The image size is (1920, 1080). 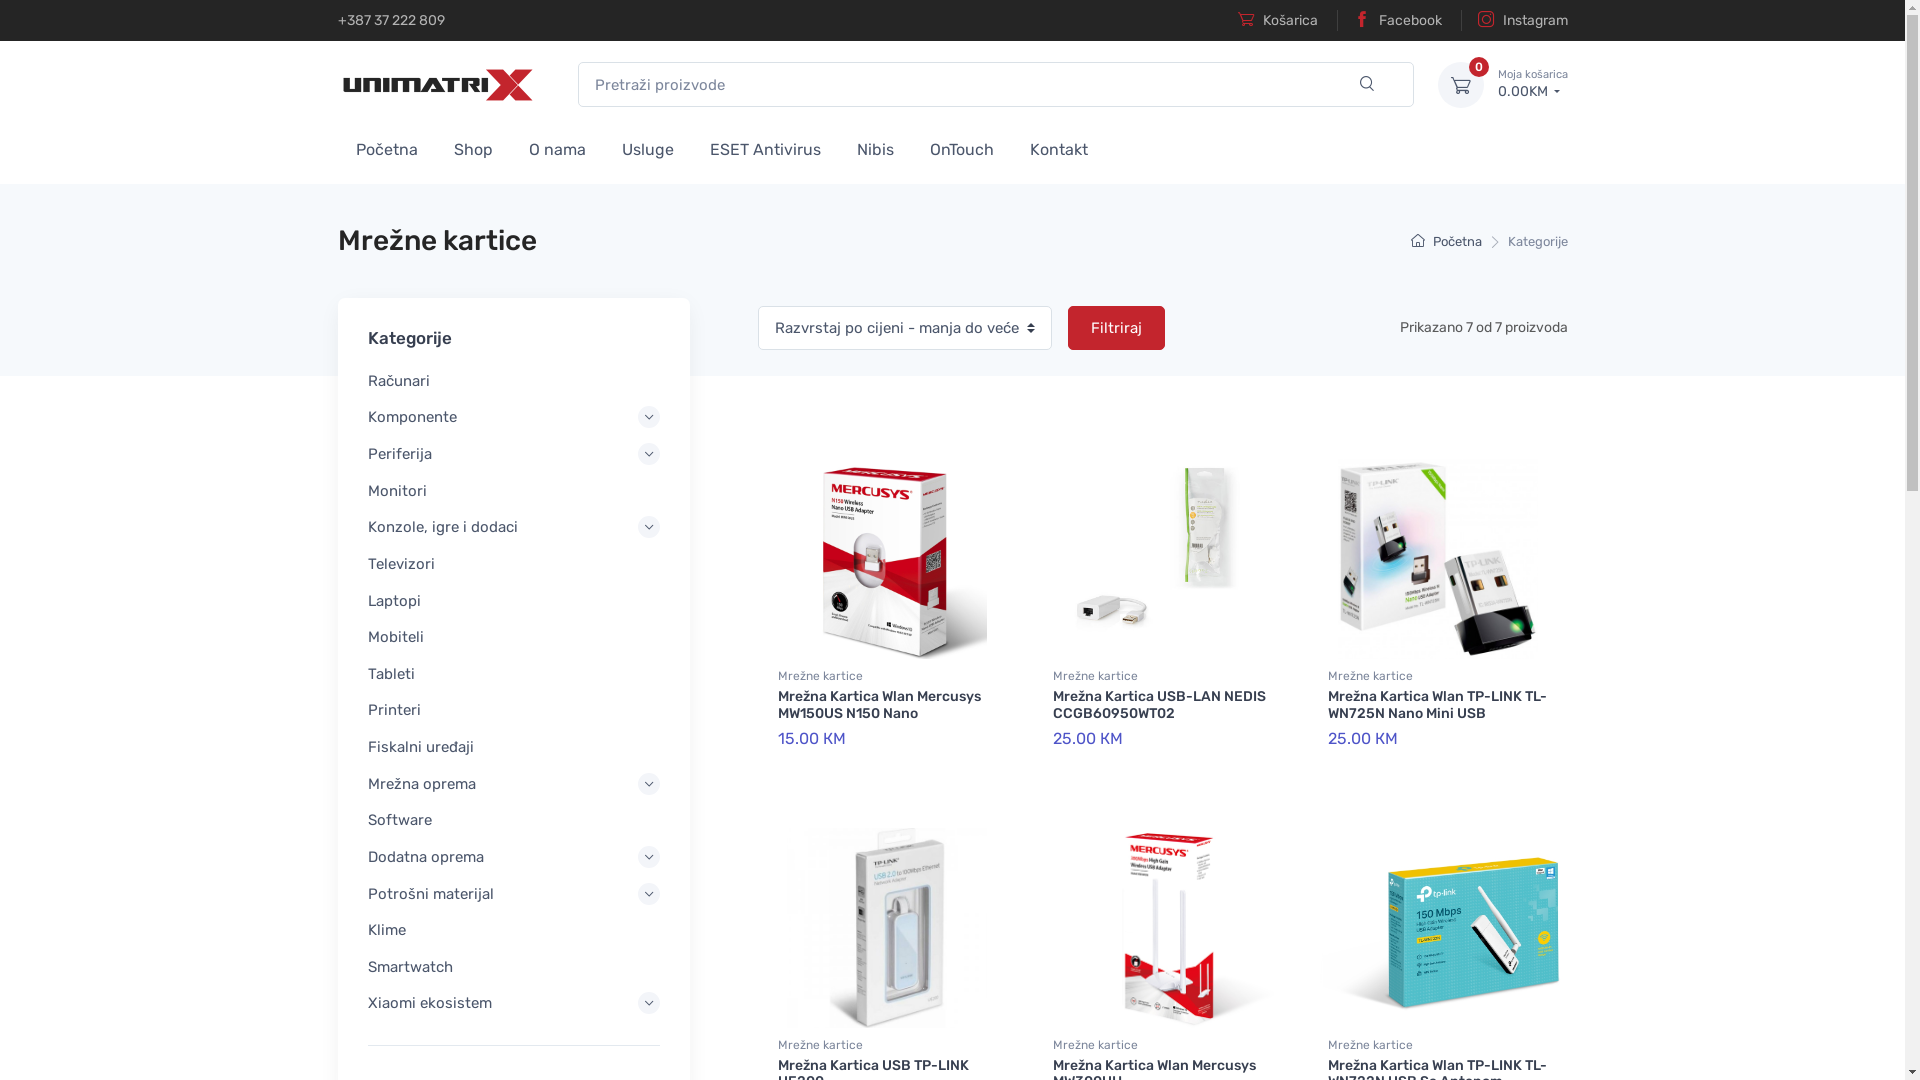 I want to click on 'Kontakt', so click(x=1058, y=146).